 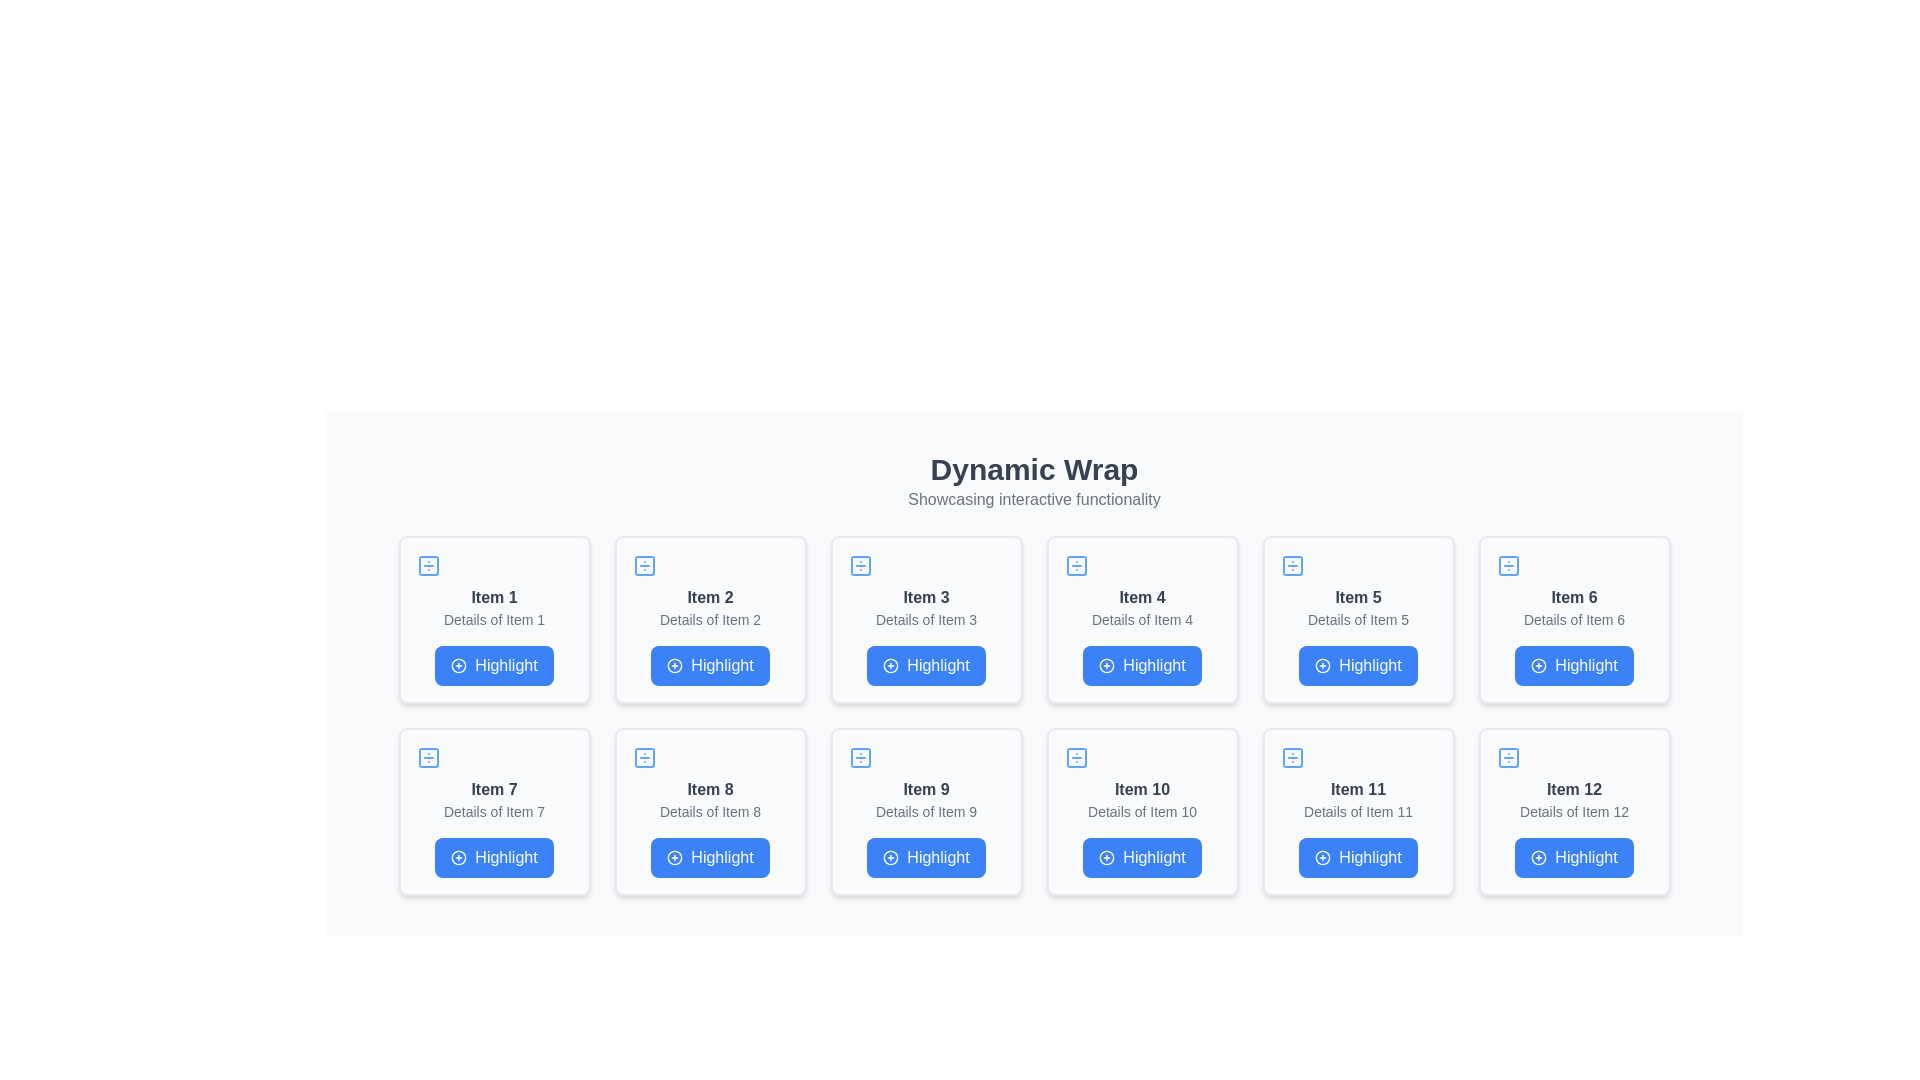 I want to click on the descriptive text label for 'Item 1', which is located beneath the title and above the blue-highlighted button labeled 'Highlight', so click(x=494, y=619).